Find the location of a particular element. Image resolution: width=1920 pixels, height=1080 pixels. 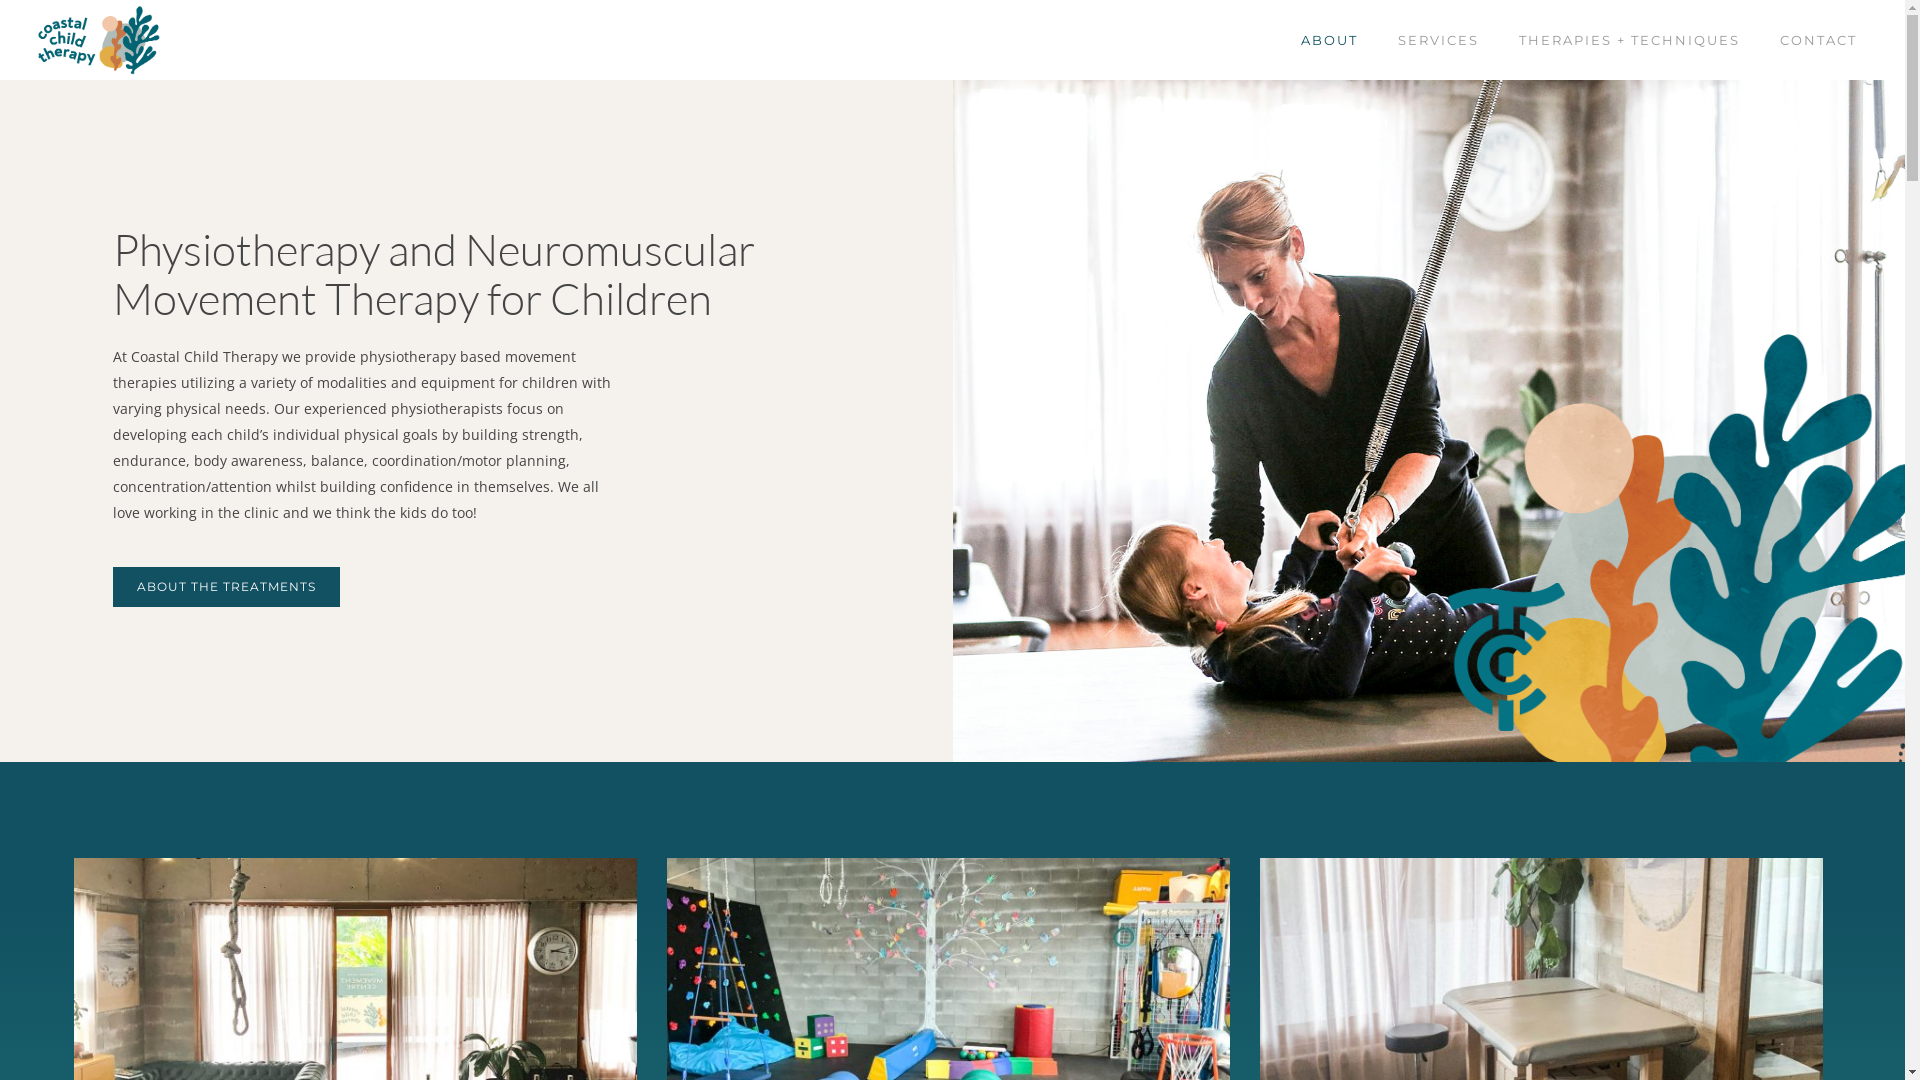

'THERAPIES + TECHNIQUES' is located at coordinates (1629, 40).